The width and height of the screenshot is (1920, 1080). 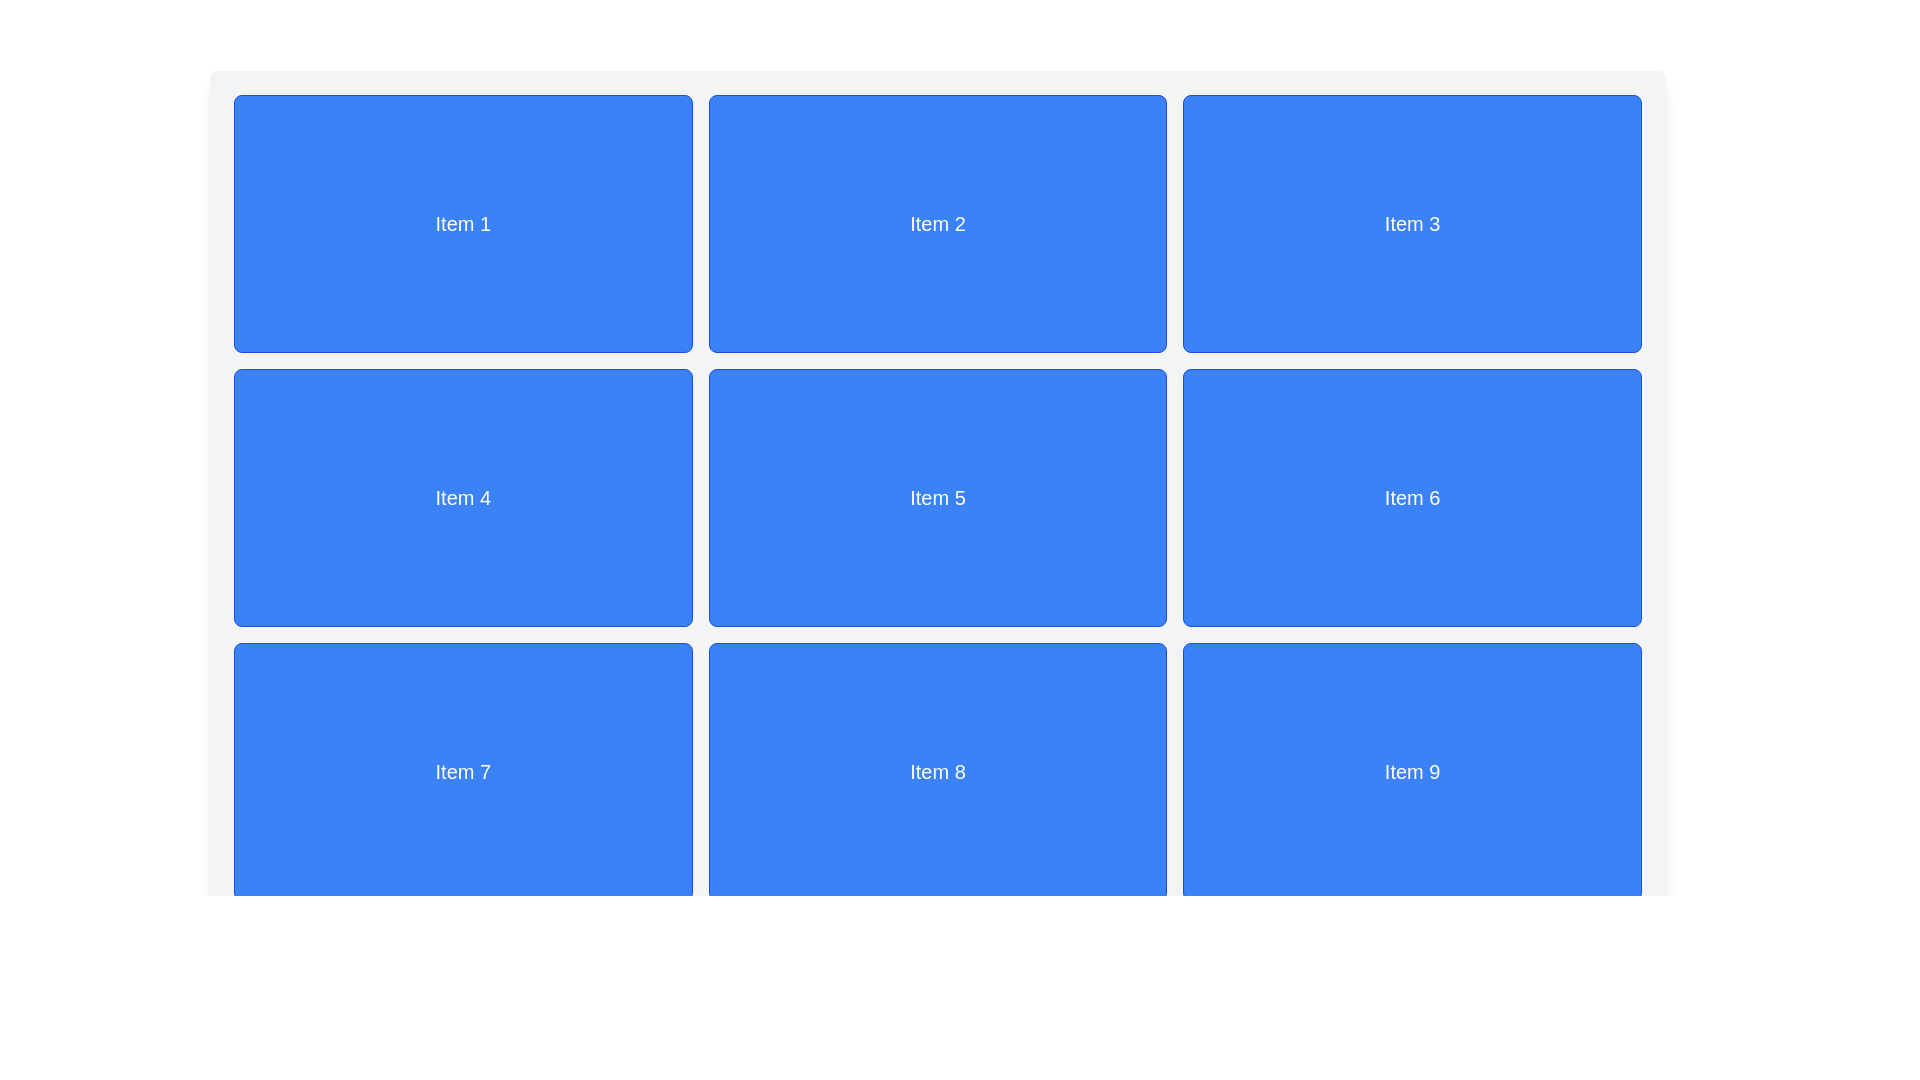 I want to click on the rectangular card with a blue background and the centered white text 'Item 3', located in the first row and third column of a 3x3 grid layout, so click(x=1411, y=223).